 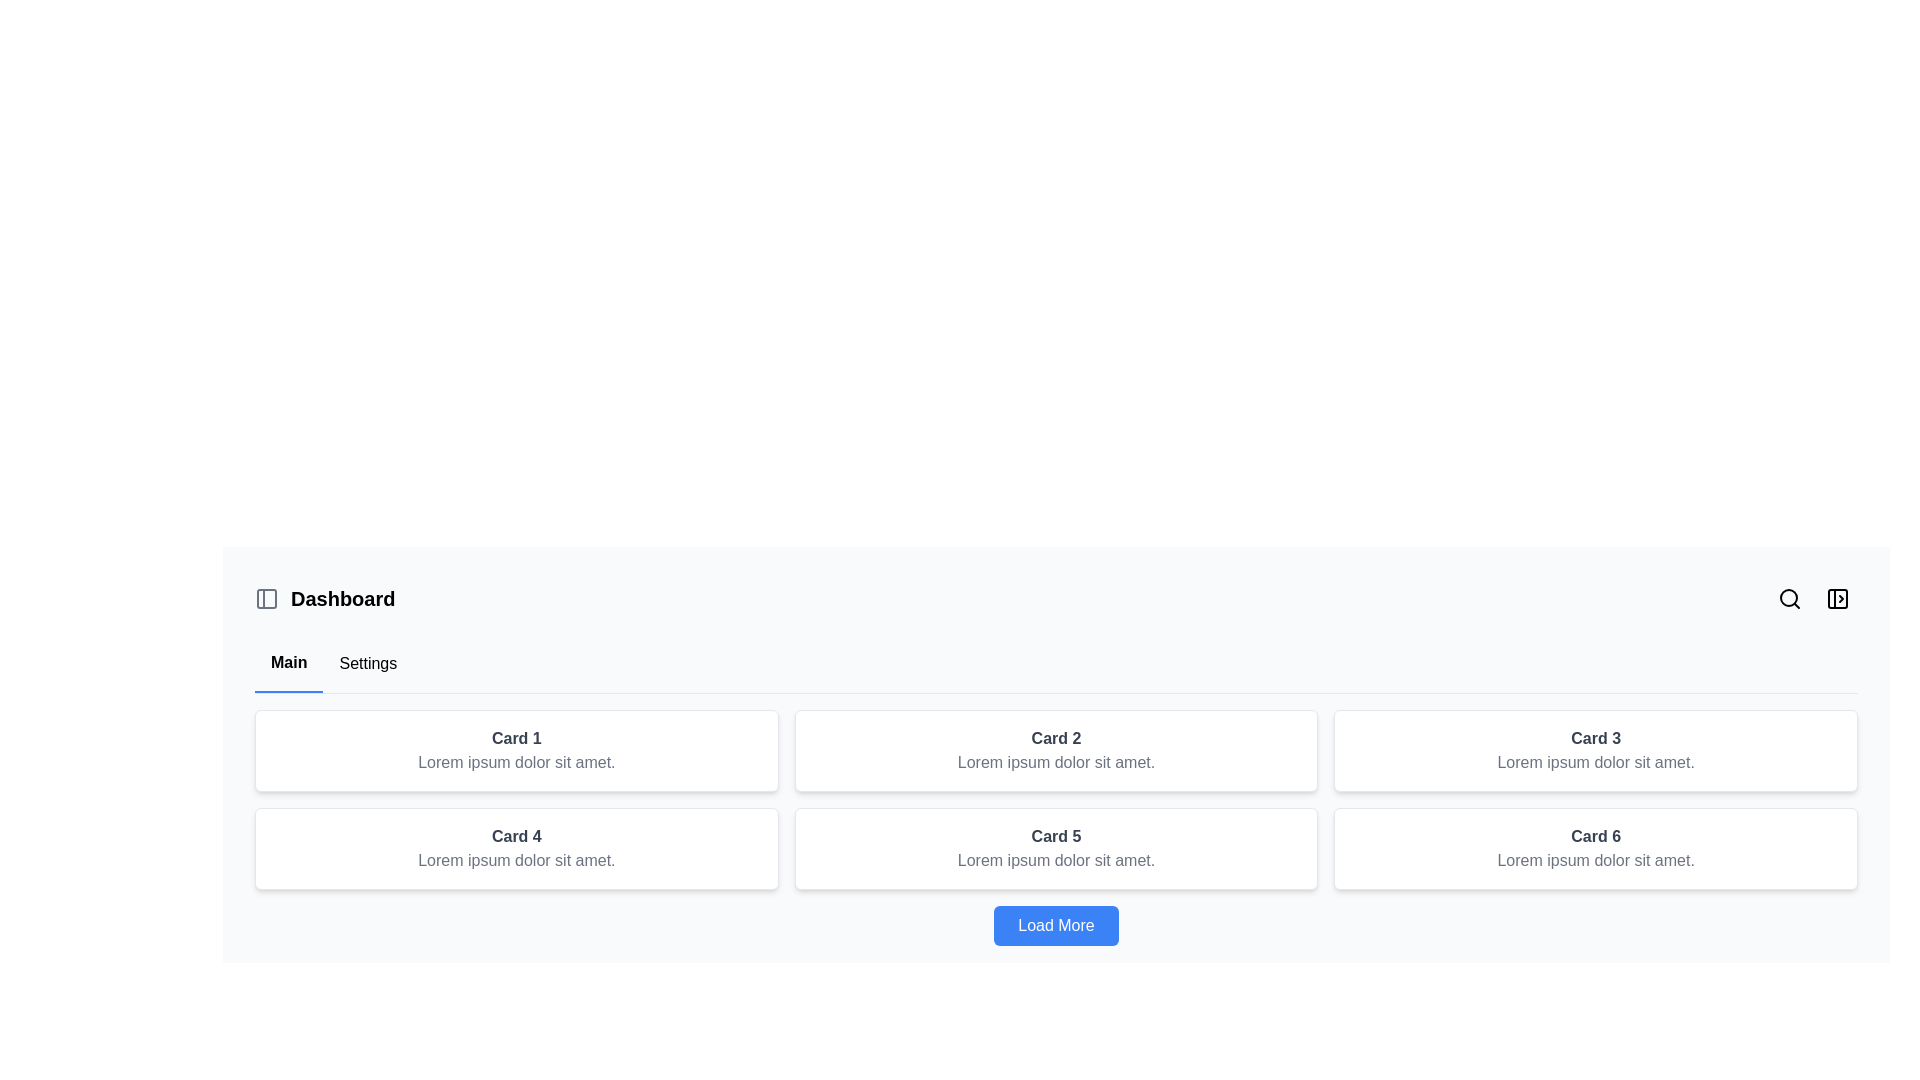 What do you see at coordinates (516, 859) in the screenshot?
I see `the text string that reads 'Lorem ipsum dolor sit amet.' located in the lower portion of 'Card 4'` at bounding box center [516, 859].